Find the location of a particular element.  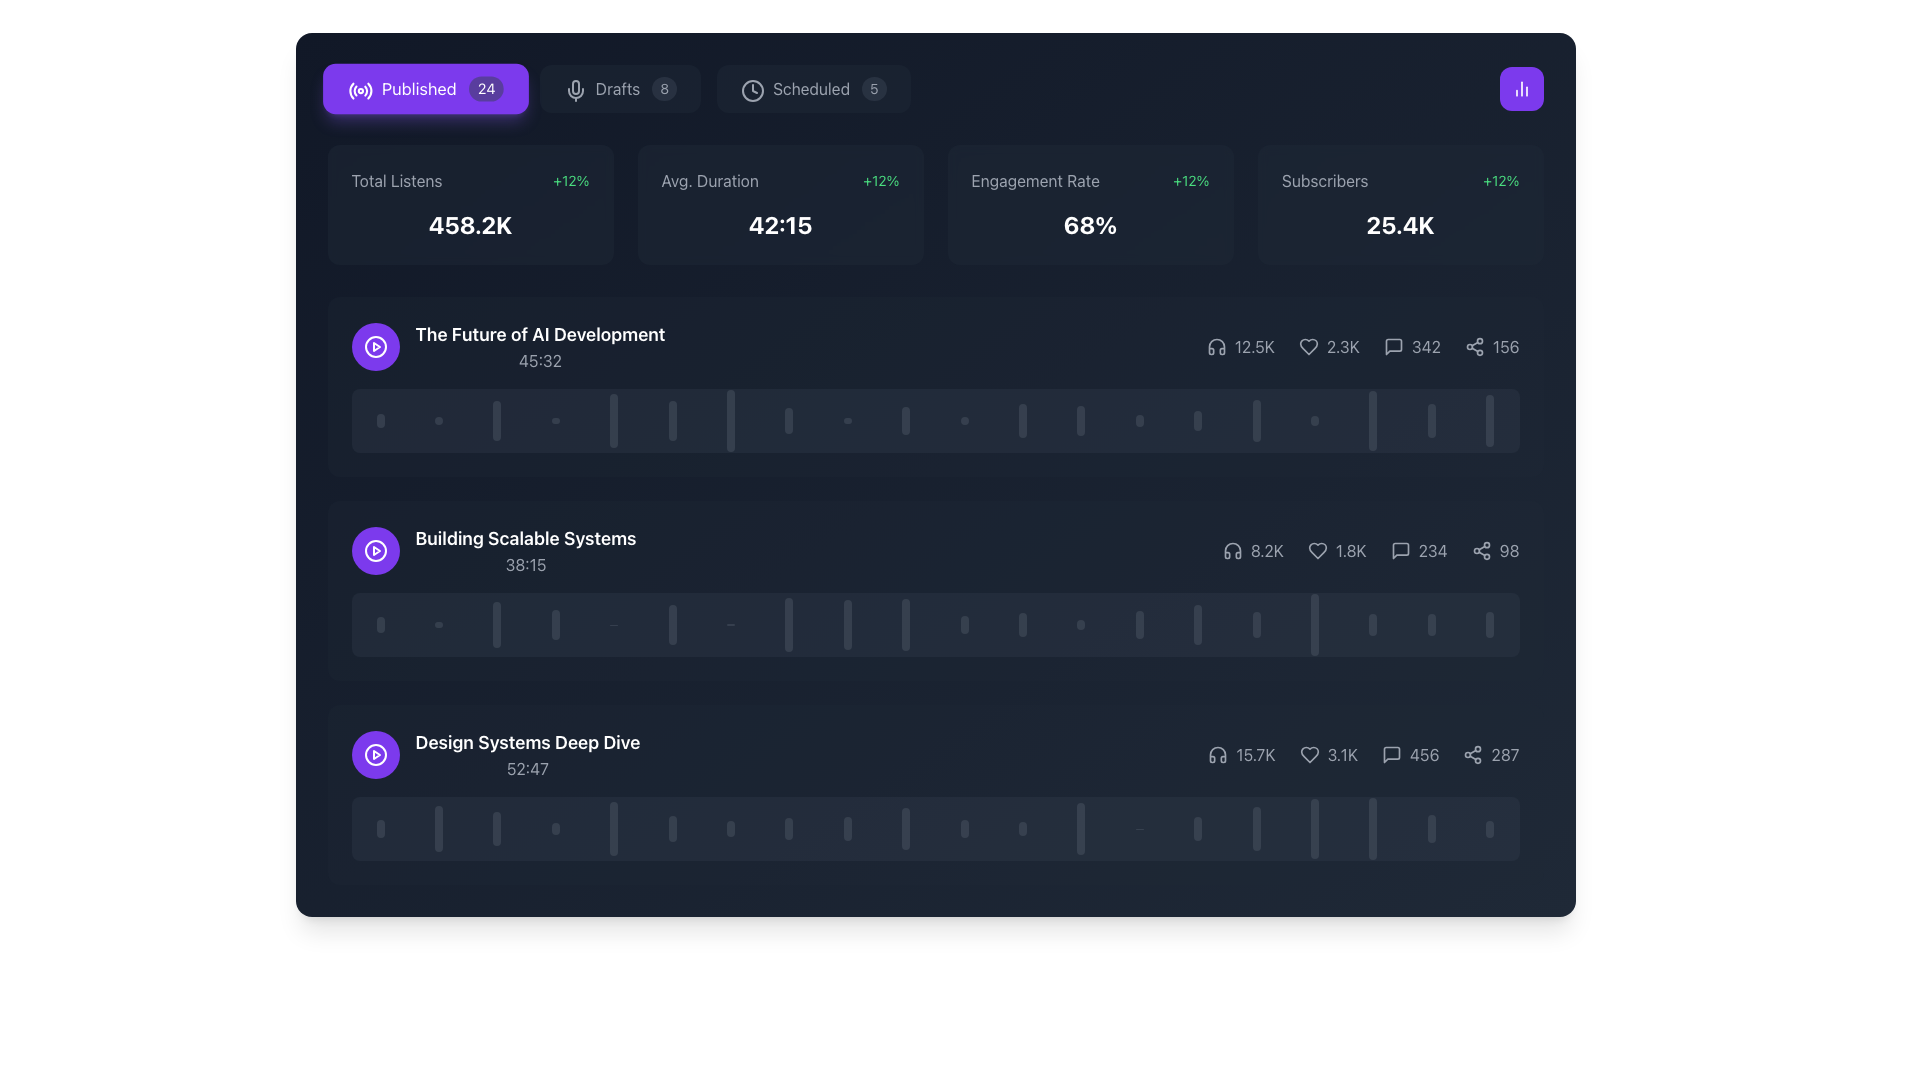

the vertical slider is located at coordinates (1255, 828).